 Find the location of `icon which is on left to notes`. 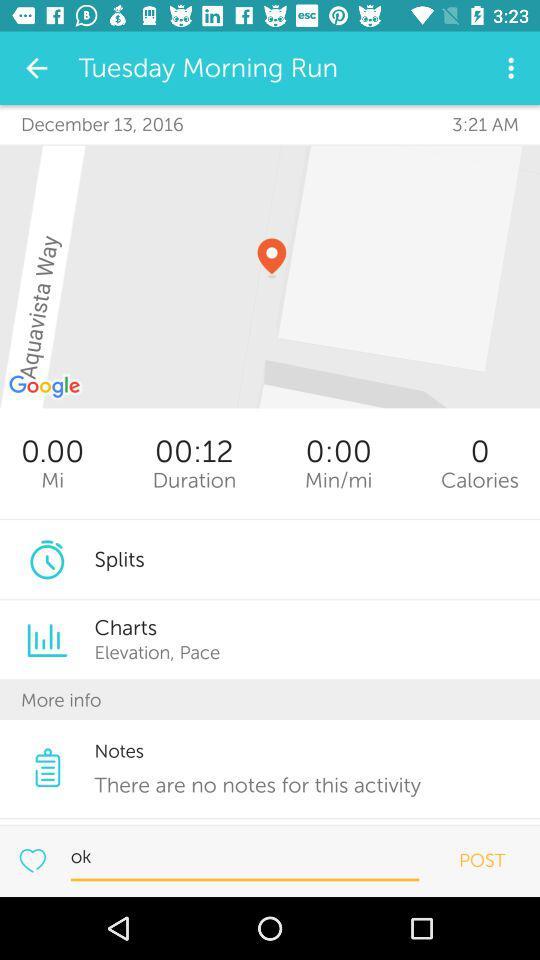

icon which is on left to notes is located at coordinates (47, 766).